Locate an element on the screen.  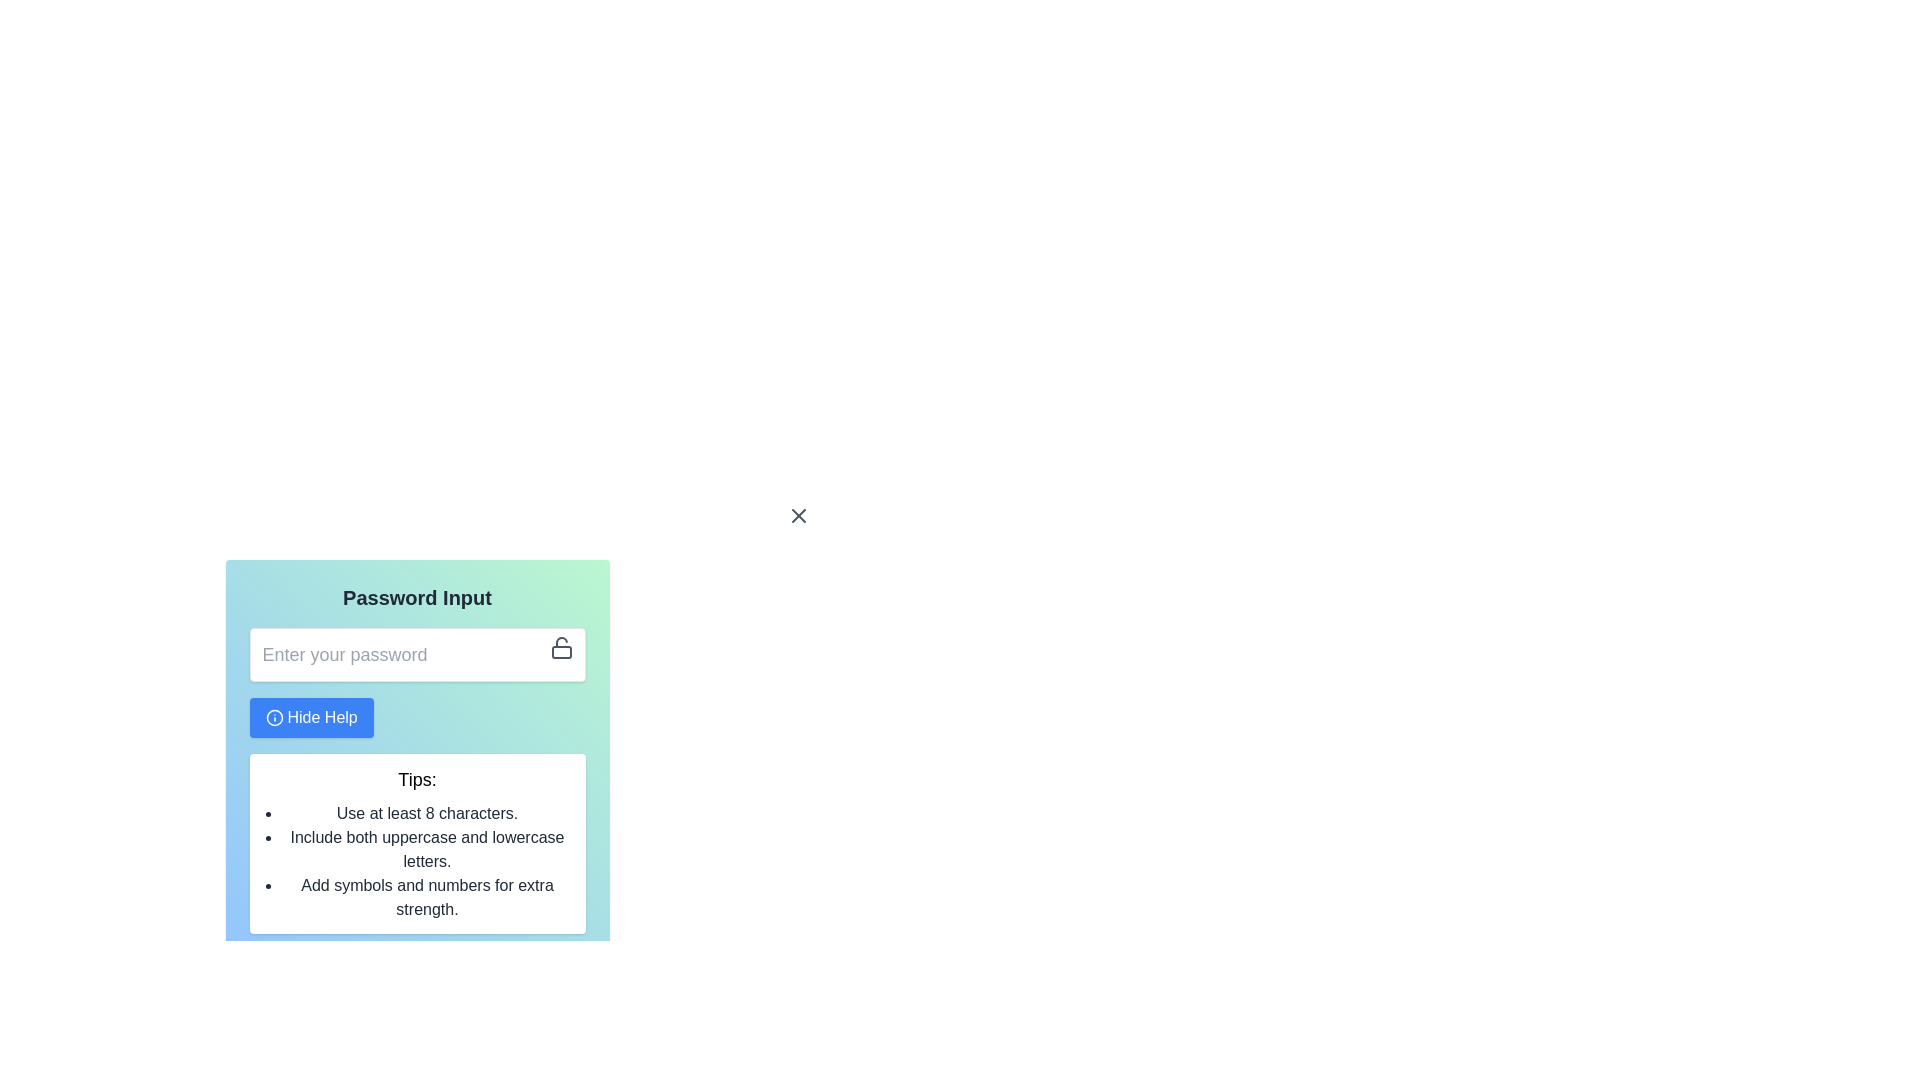
the close or dismiss button represented by the 'X' shape in the SVG graphic, which is located to the right of the password input field is located at coordinates (797, 515).